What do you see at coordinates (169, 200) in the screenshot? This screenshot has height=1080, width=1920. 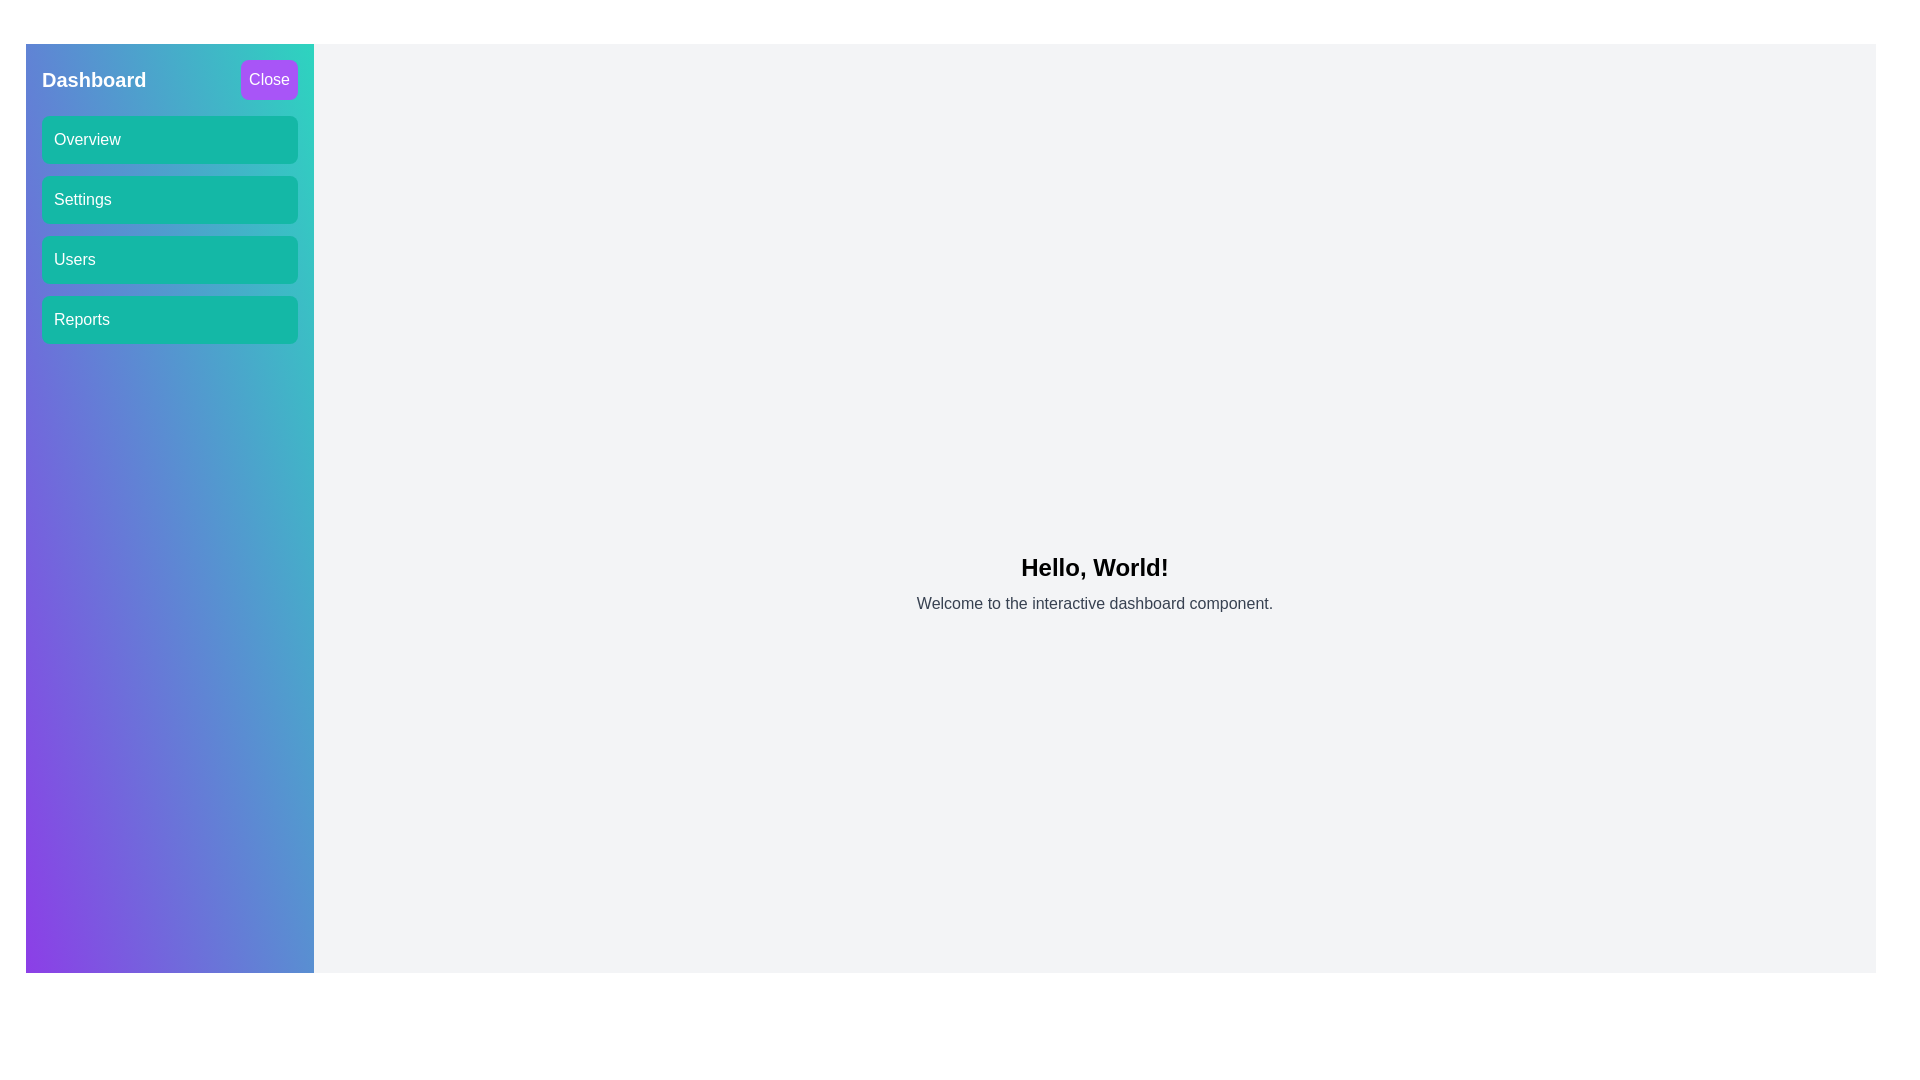 I see `the menu button labeled Settings to navigate to the corresponding section` at bounding box center [169, 200].